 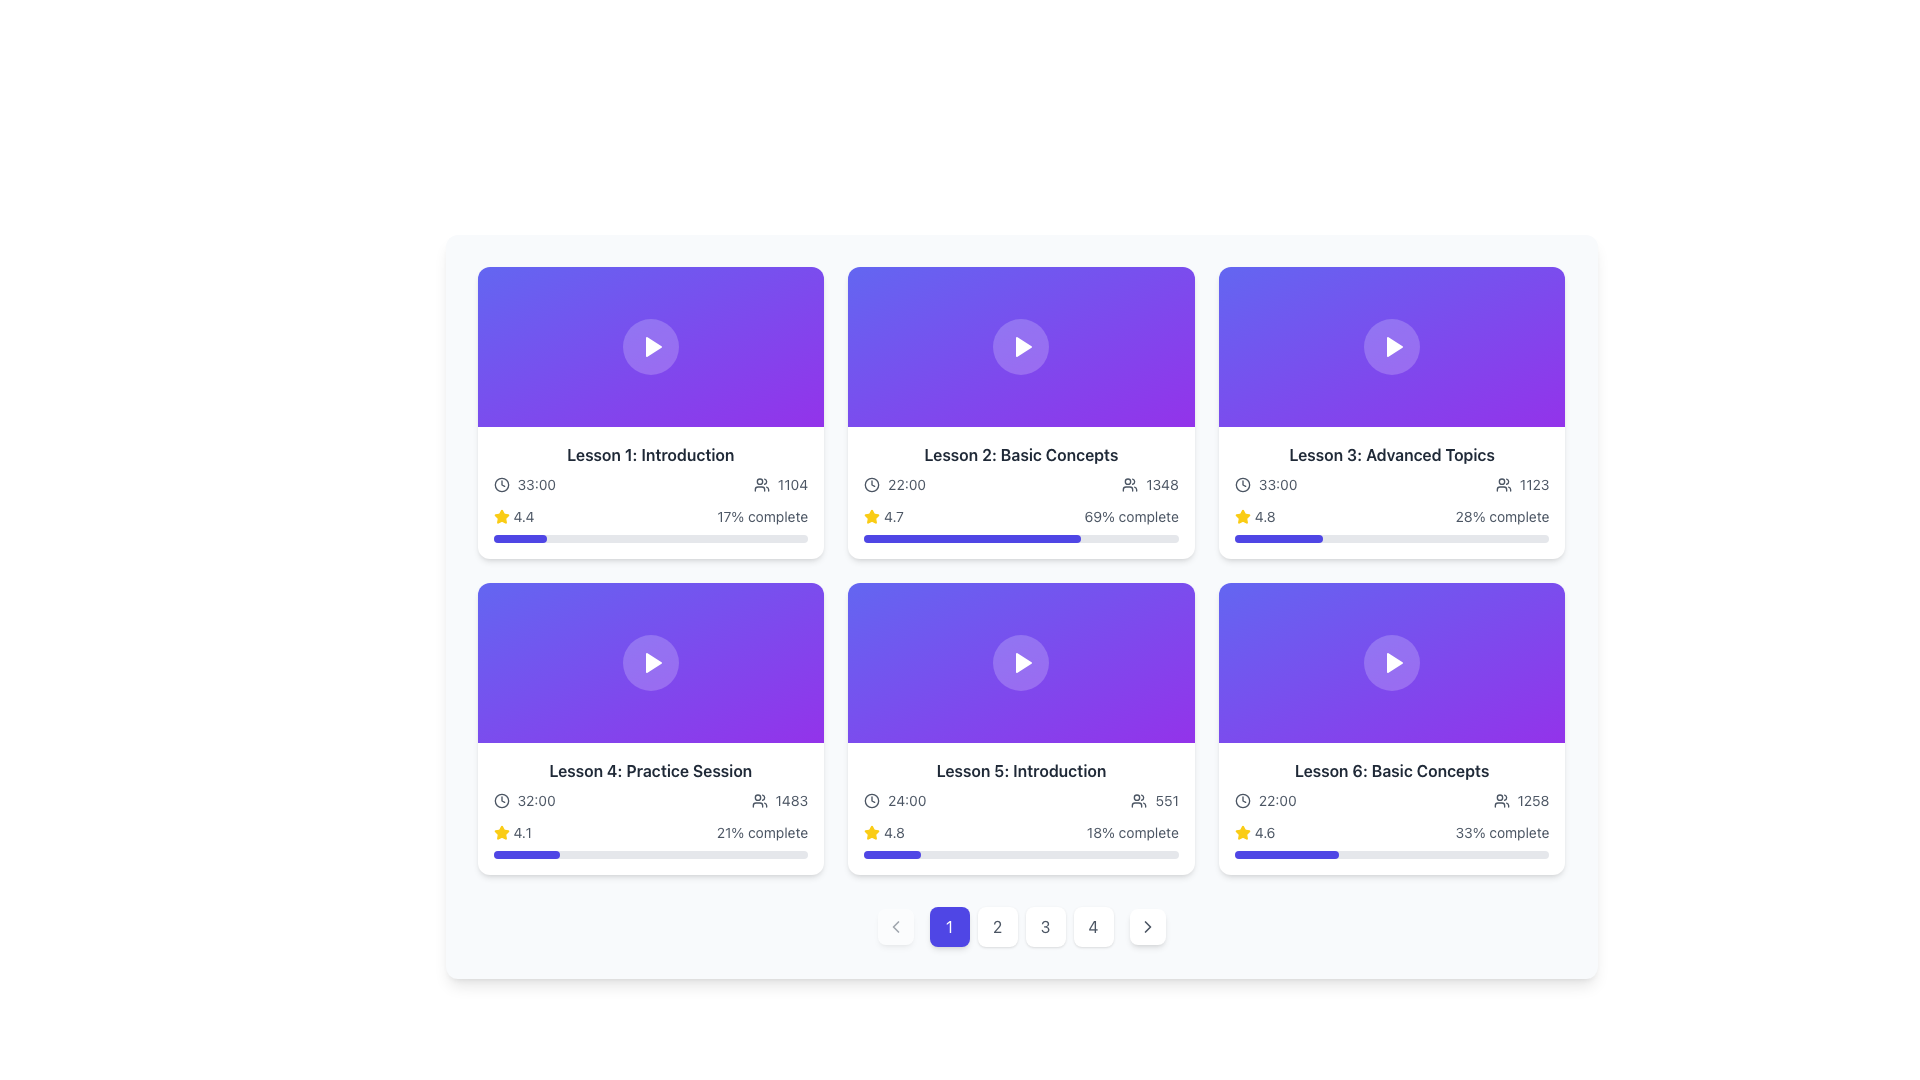 What do you see at coordinates (1021, 346) in the screenshot?
I see `the circular play button with a white play icon on a semi-transparent purple background located in the upper half of the 'Lesson 2: Basic Concepts' card` at bounding box center [1021, 346].